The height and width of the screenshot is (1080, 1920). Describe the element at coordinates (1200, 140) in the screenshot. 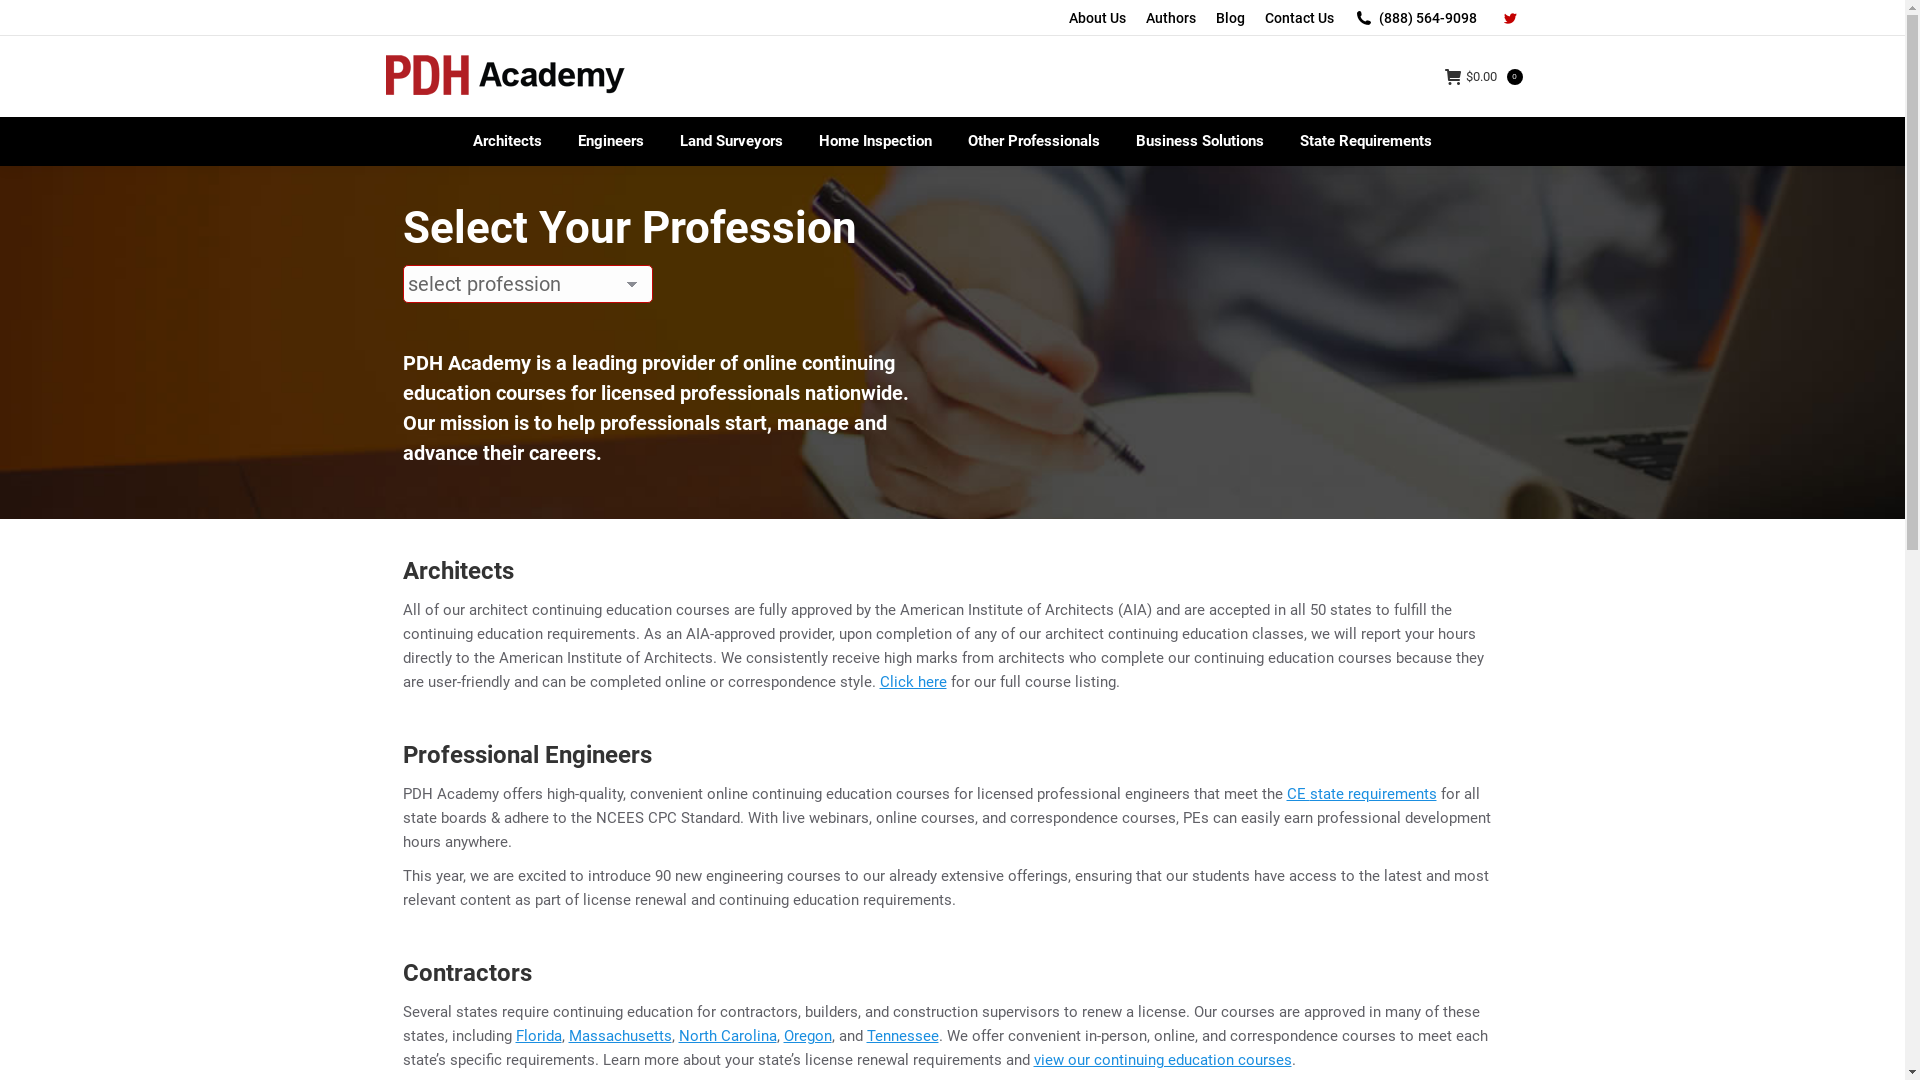

I see `'Business Solutions'` at that location.